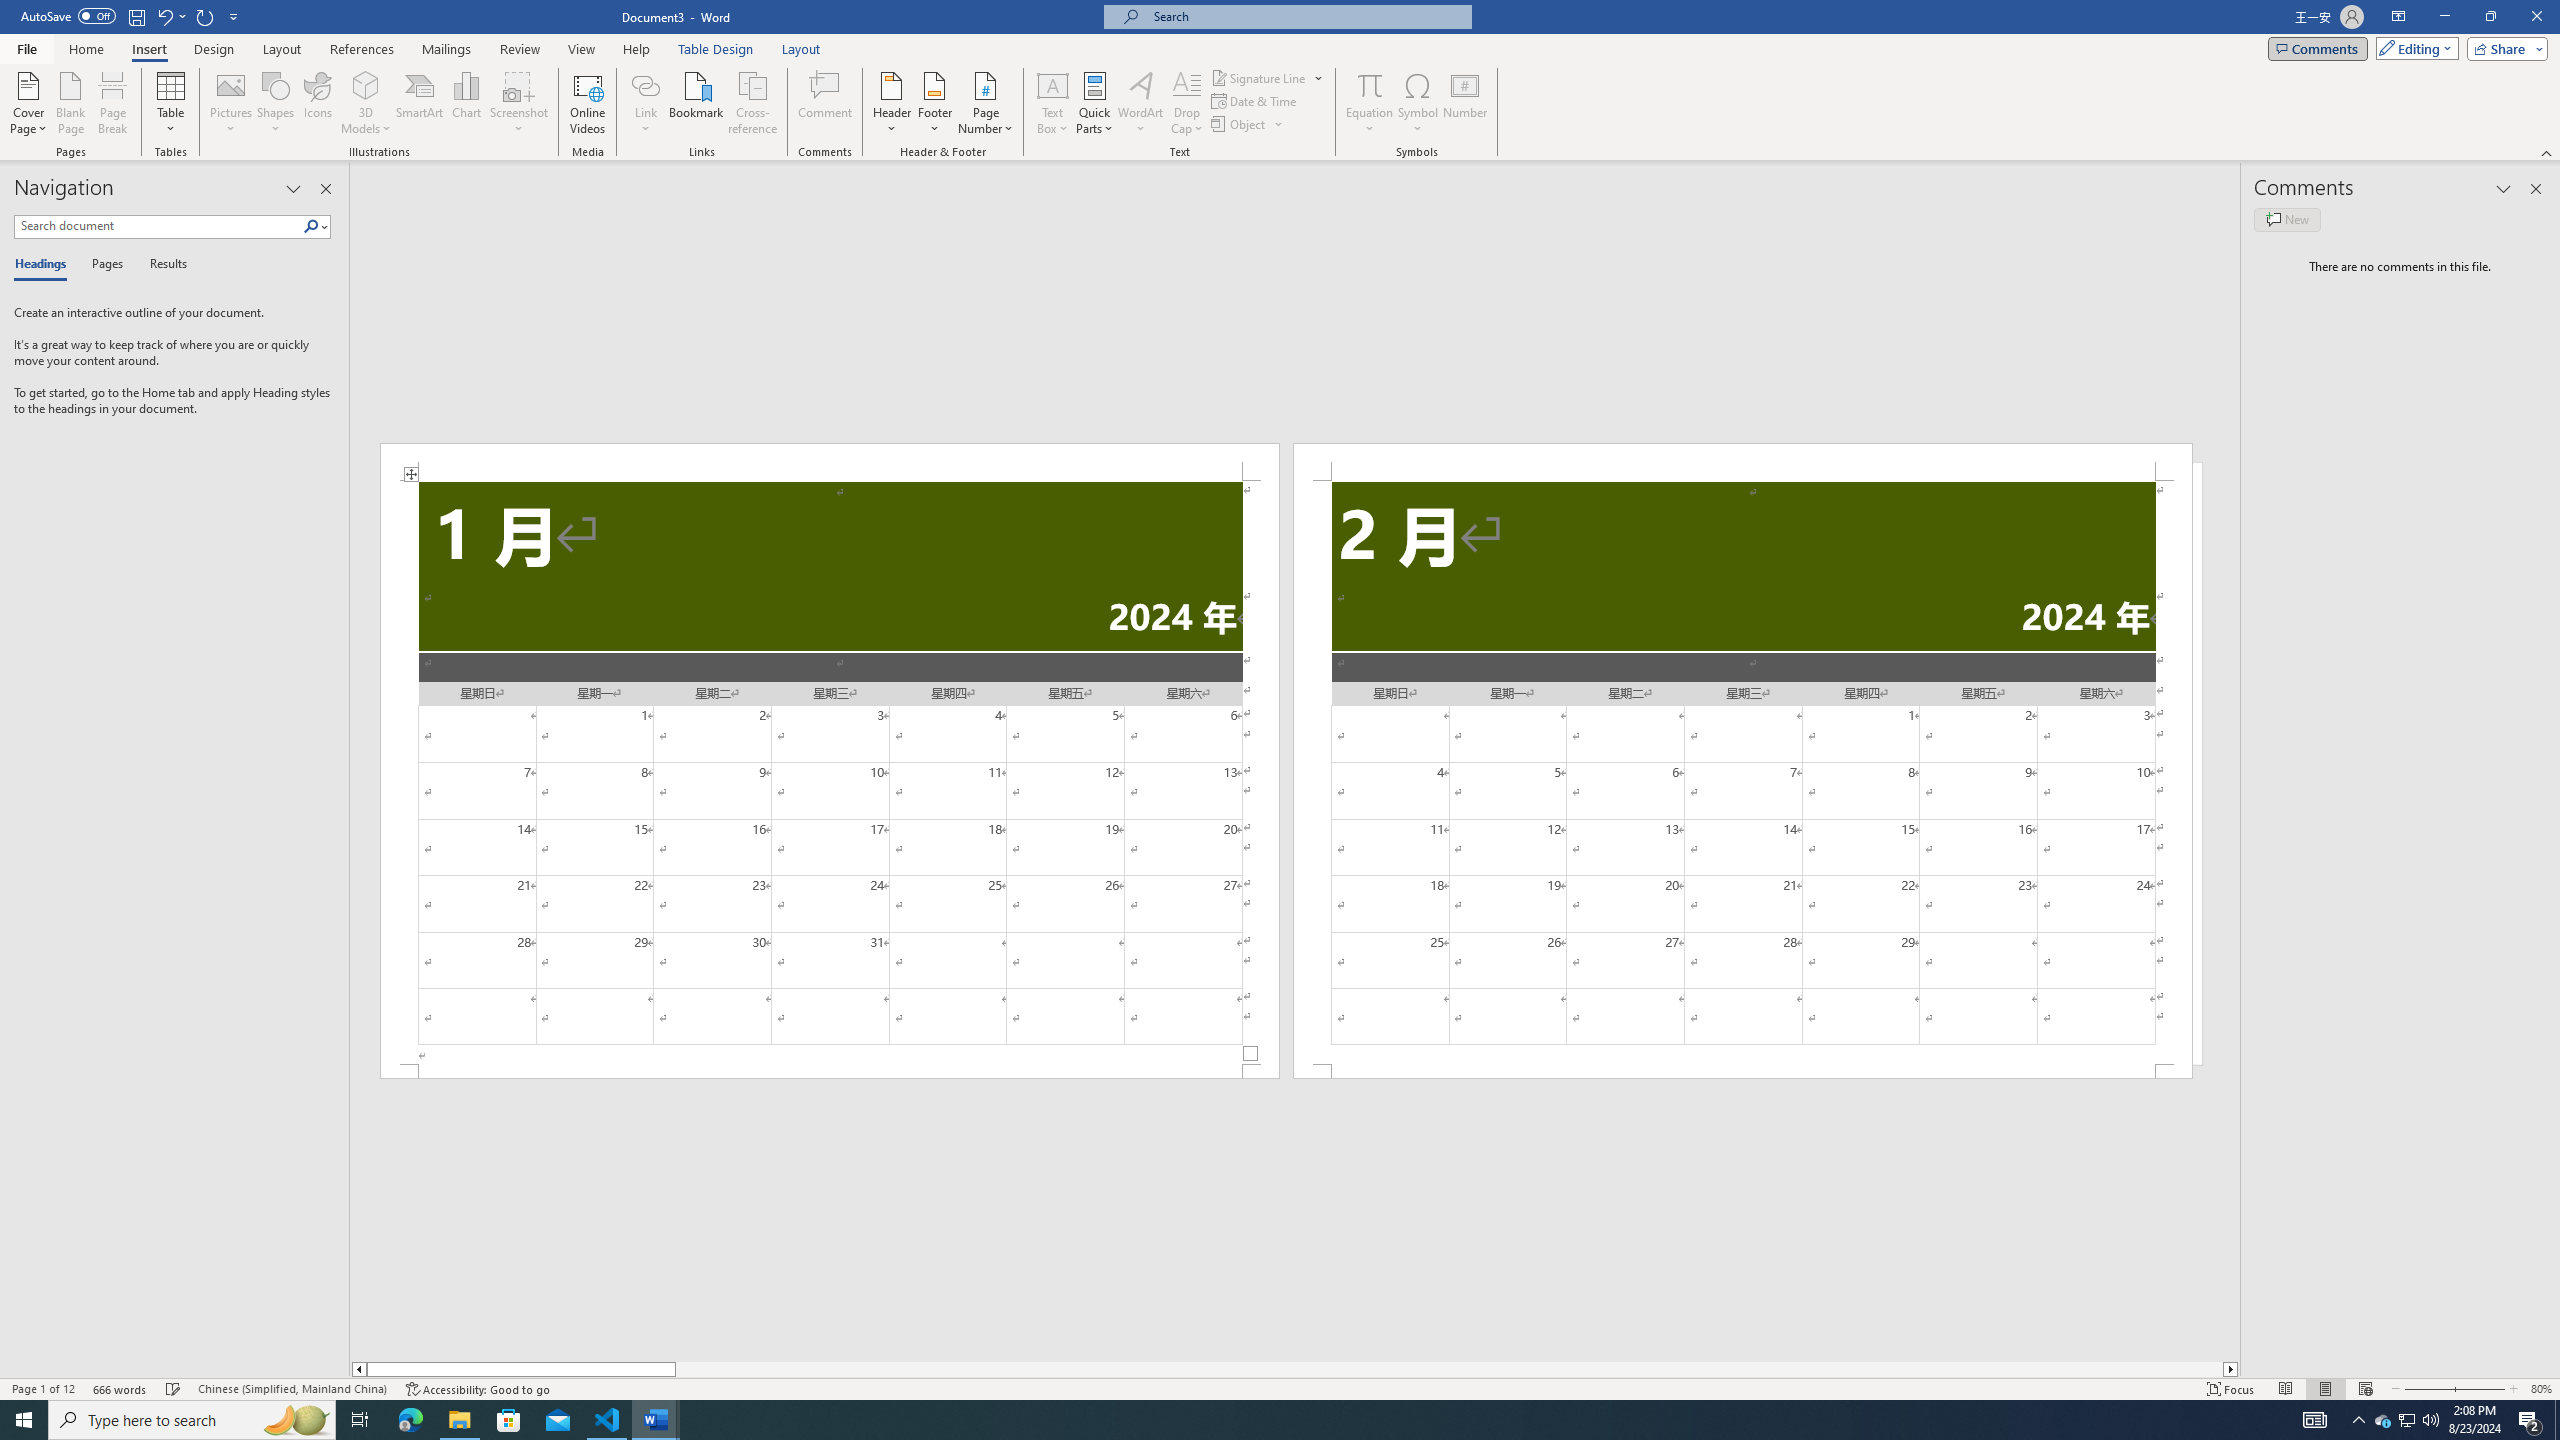  I want to click on 'File Tab', so click(25, 47).